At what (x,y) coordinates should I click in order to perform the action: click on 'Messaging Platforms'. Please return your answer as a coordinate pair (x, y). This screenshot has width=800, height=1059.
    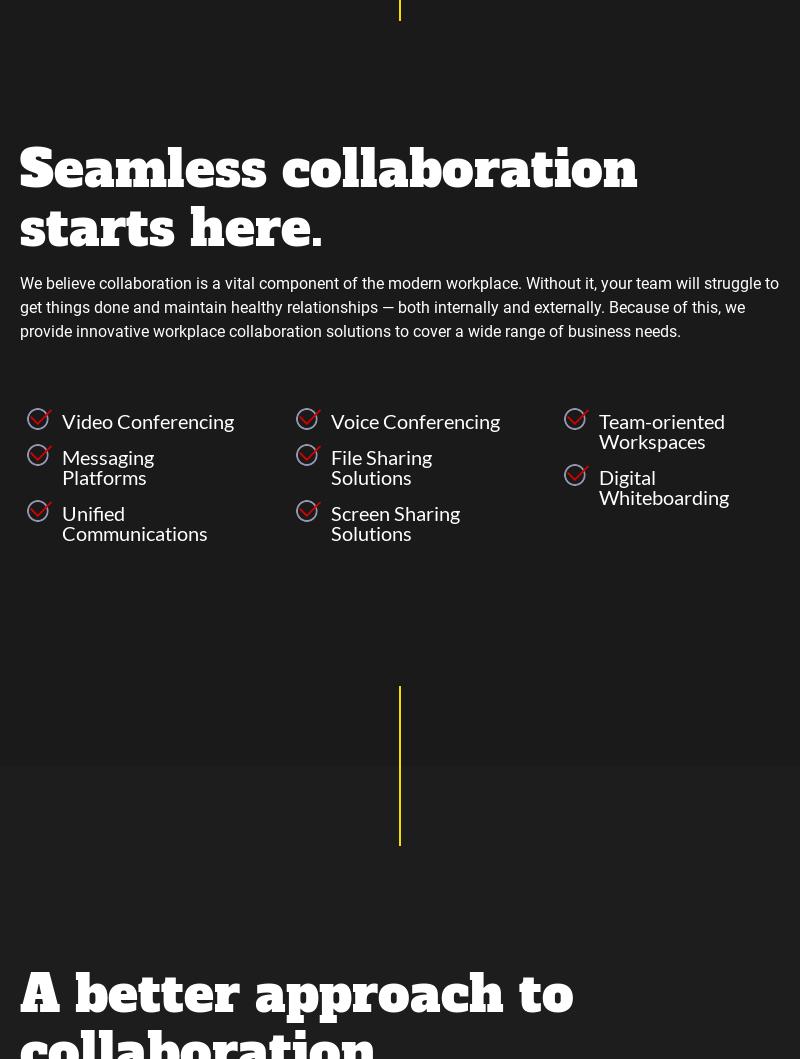
    Looking at the image, I should click on (107, 465).